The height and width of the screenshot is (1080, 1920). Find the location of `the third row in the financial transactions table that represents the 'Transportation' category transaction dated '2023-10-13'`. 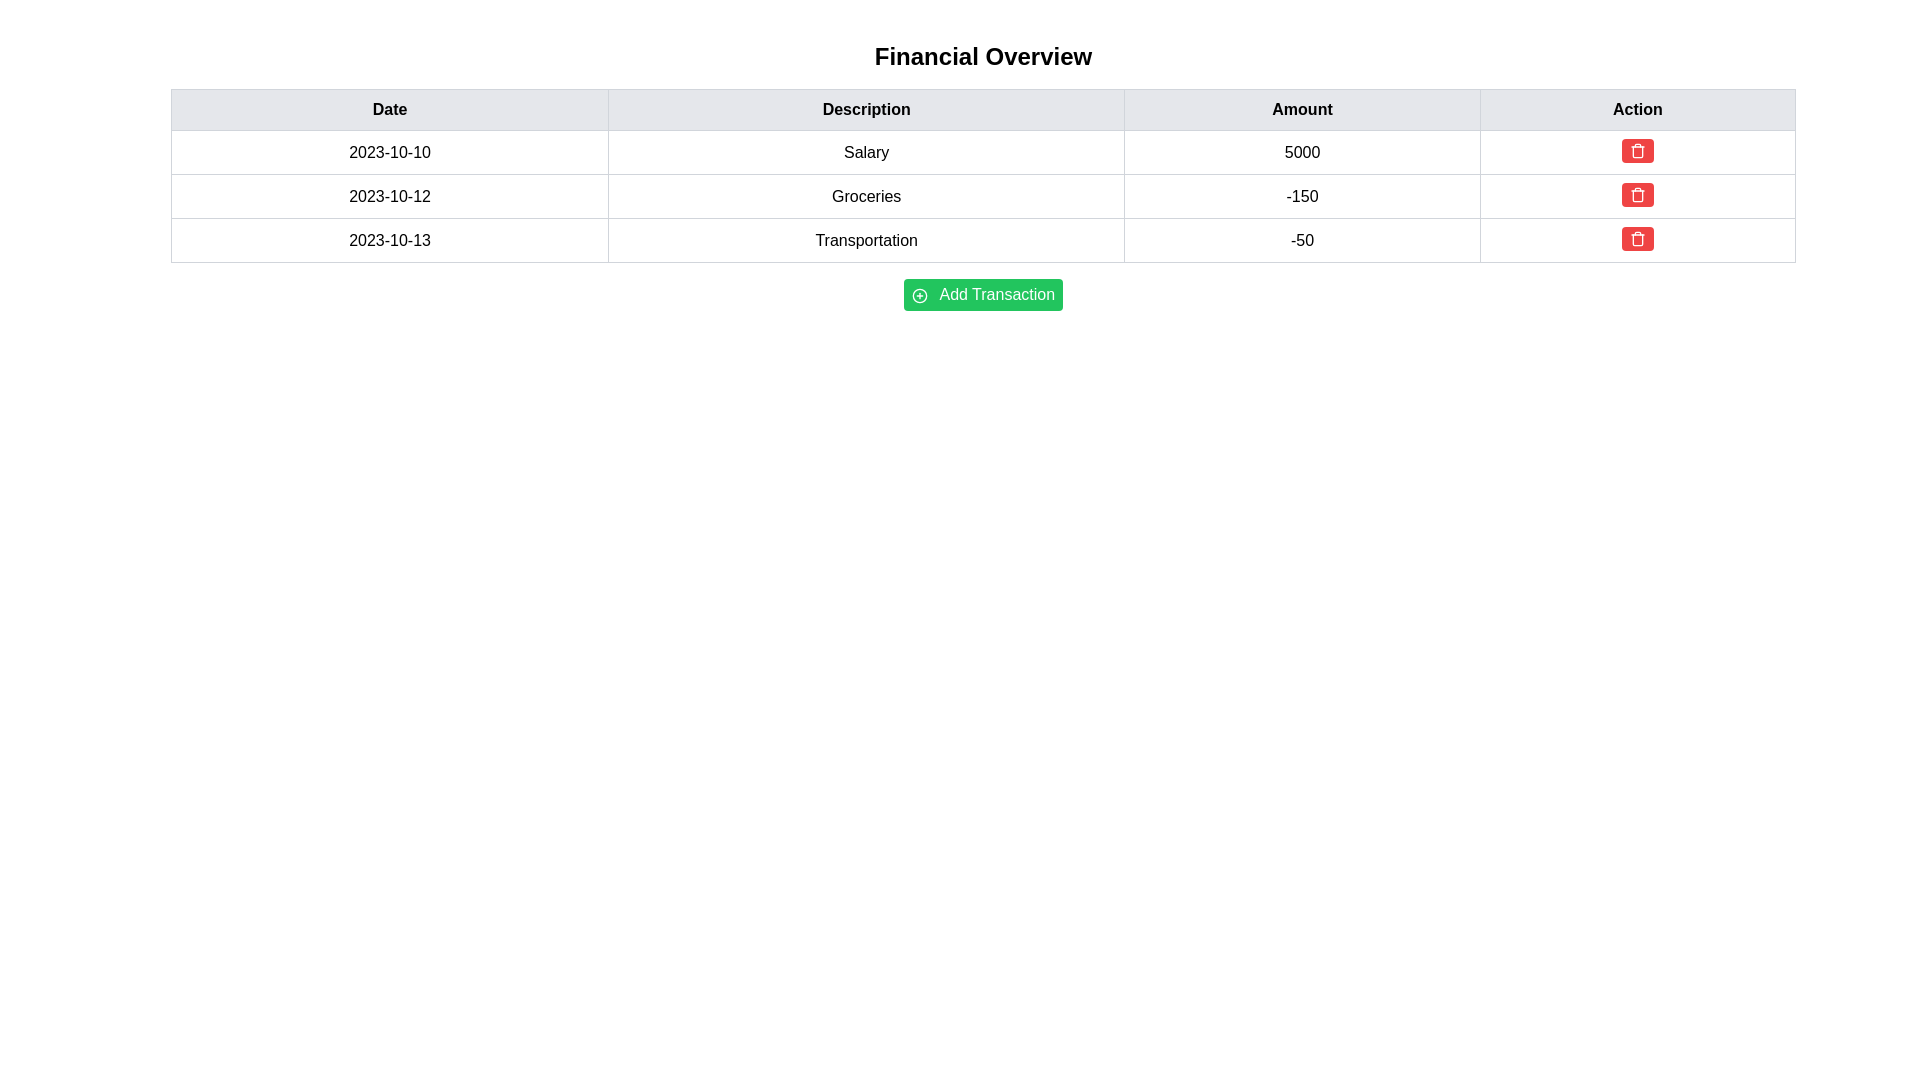

the third row in the financial transactions table that represents the 'Transportation' category transaction dated '2023-10-13' is located at coordinates (983, 239).